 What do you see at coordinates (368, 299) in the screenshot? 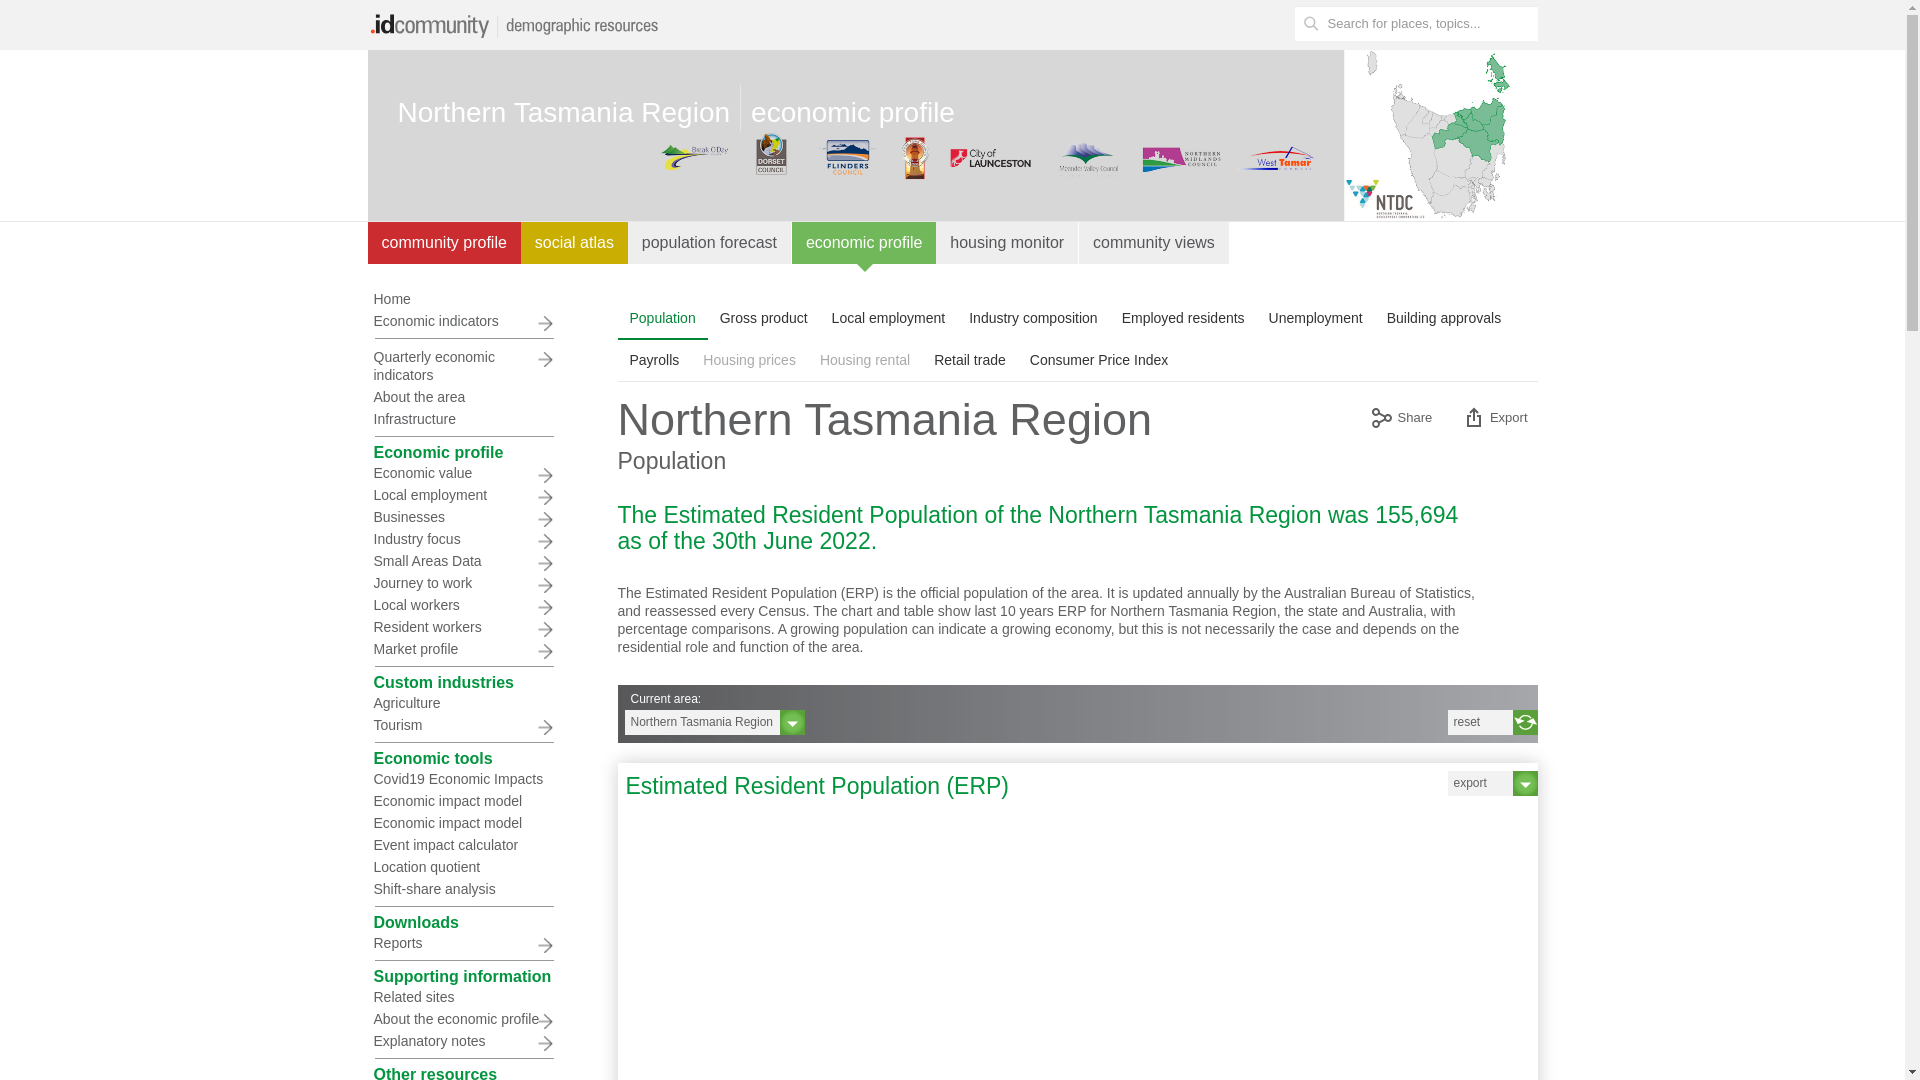
I see `'Home'` at bounding box center [368, 299].